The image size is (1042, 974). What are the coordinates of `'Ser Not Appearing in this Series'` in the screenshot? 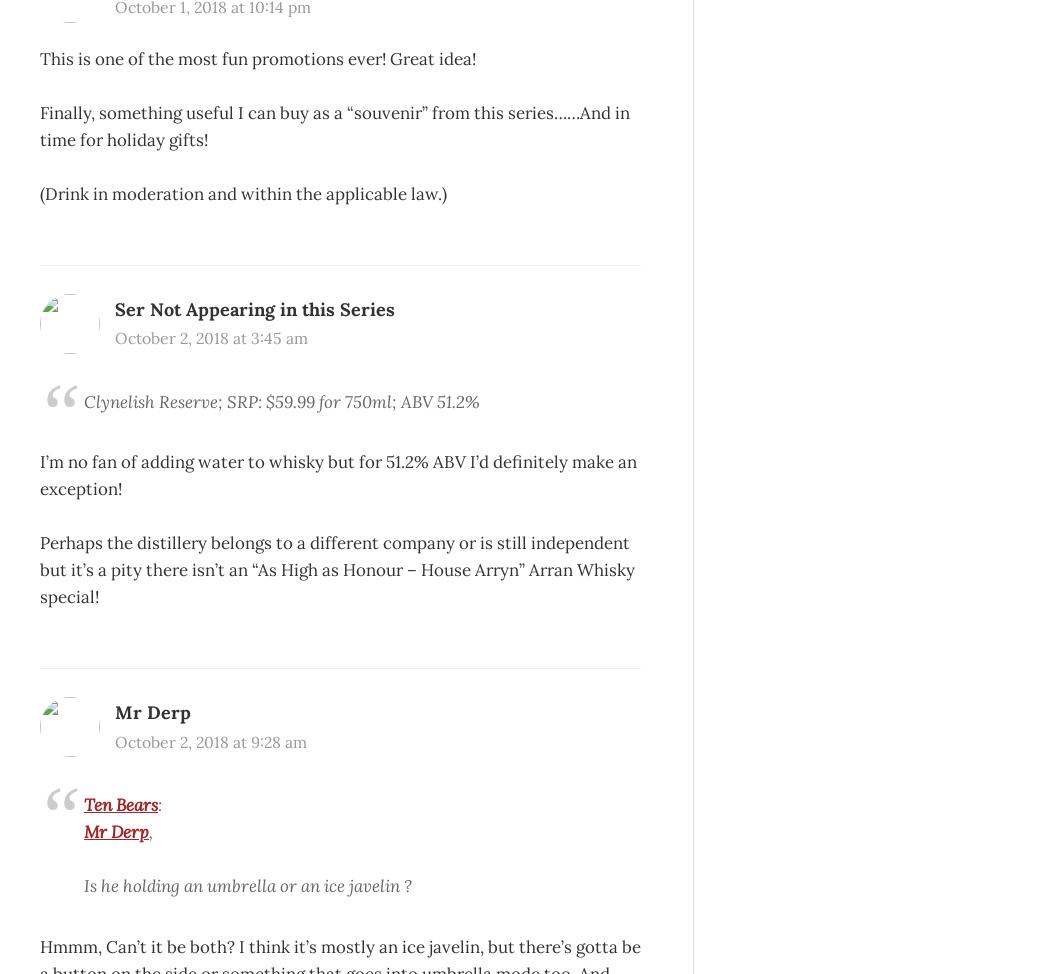 It's located at (115, 307).